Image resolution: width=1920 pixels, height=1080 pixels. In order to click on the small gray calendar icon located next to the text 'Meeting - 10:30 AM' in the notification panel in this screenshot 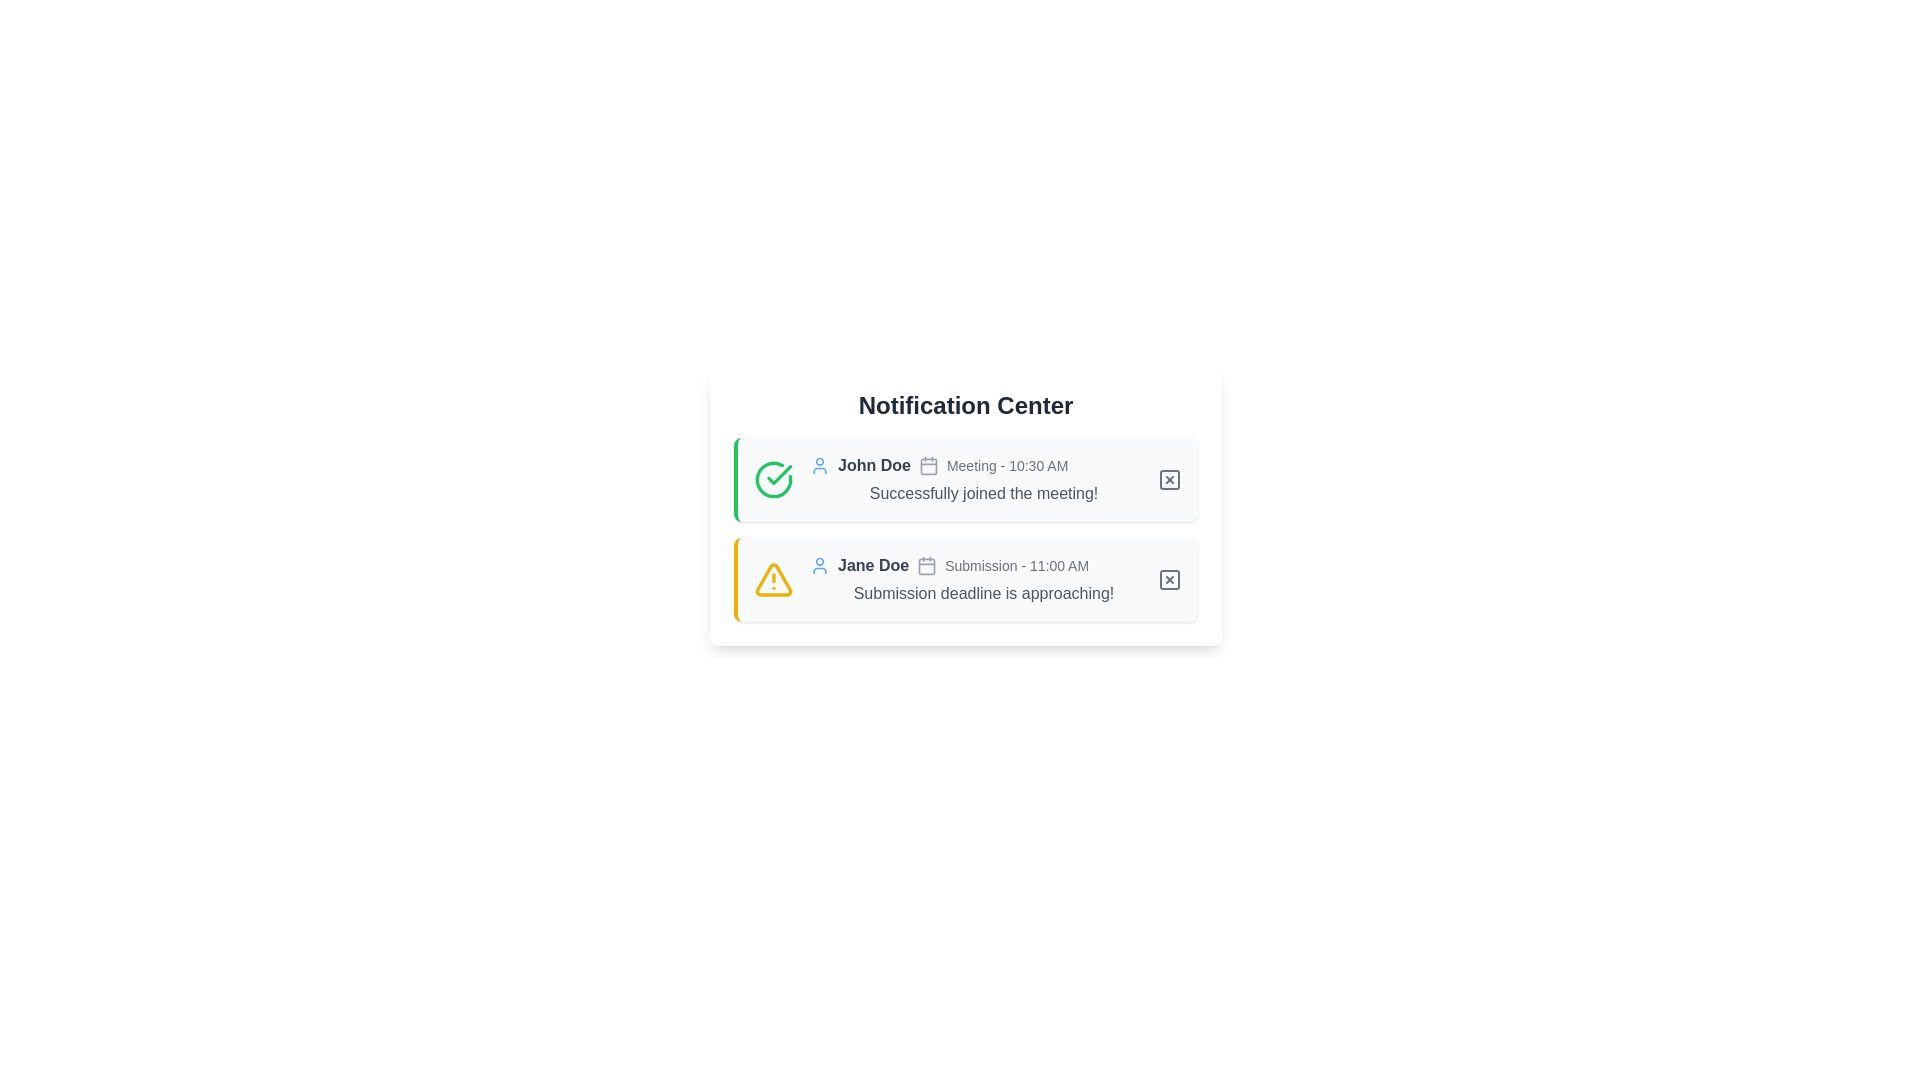, I will do `click(927, 466)`.